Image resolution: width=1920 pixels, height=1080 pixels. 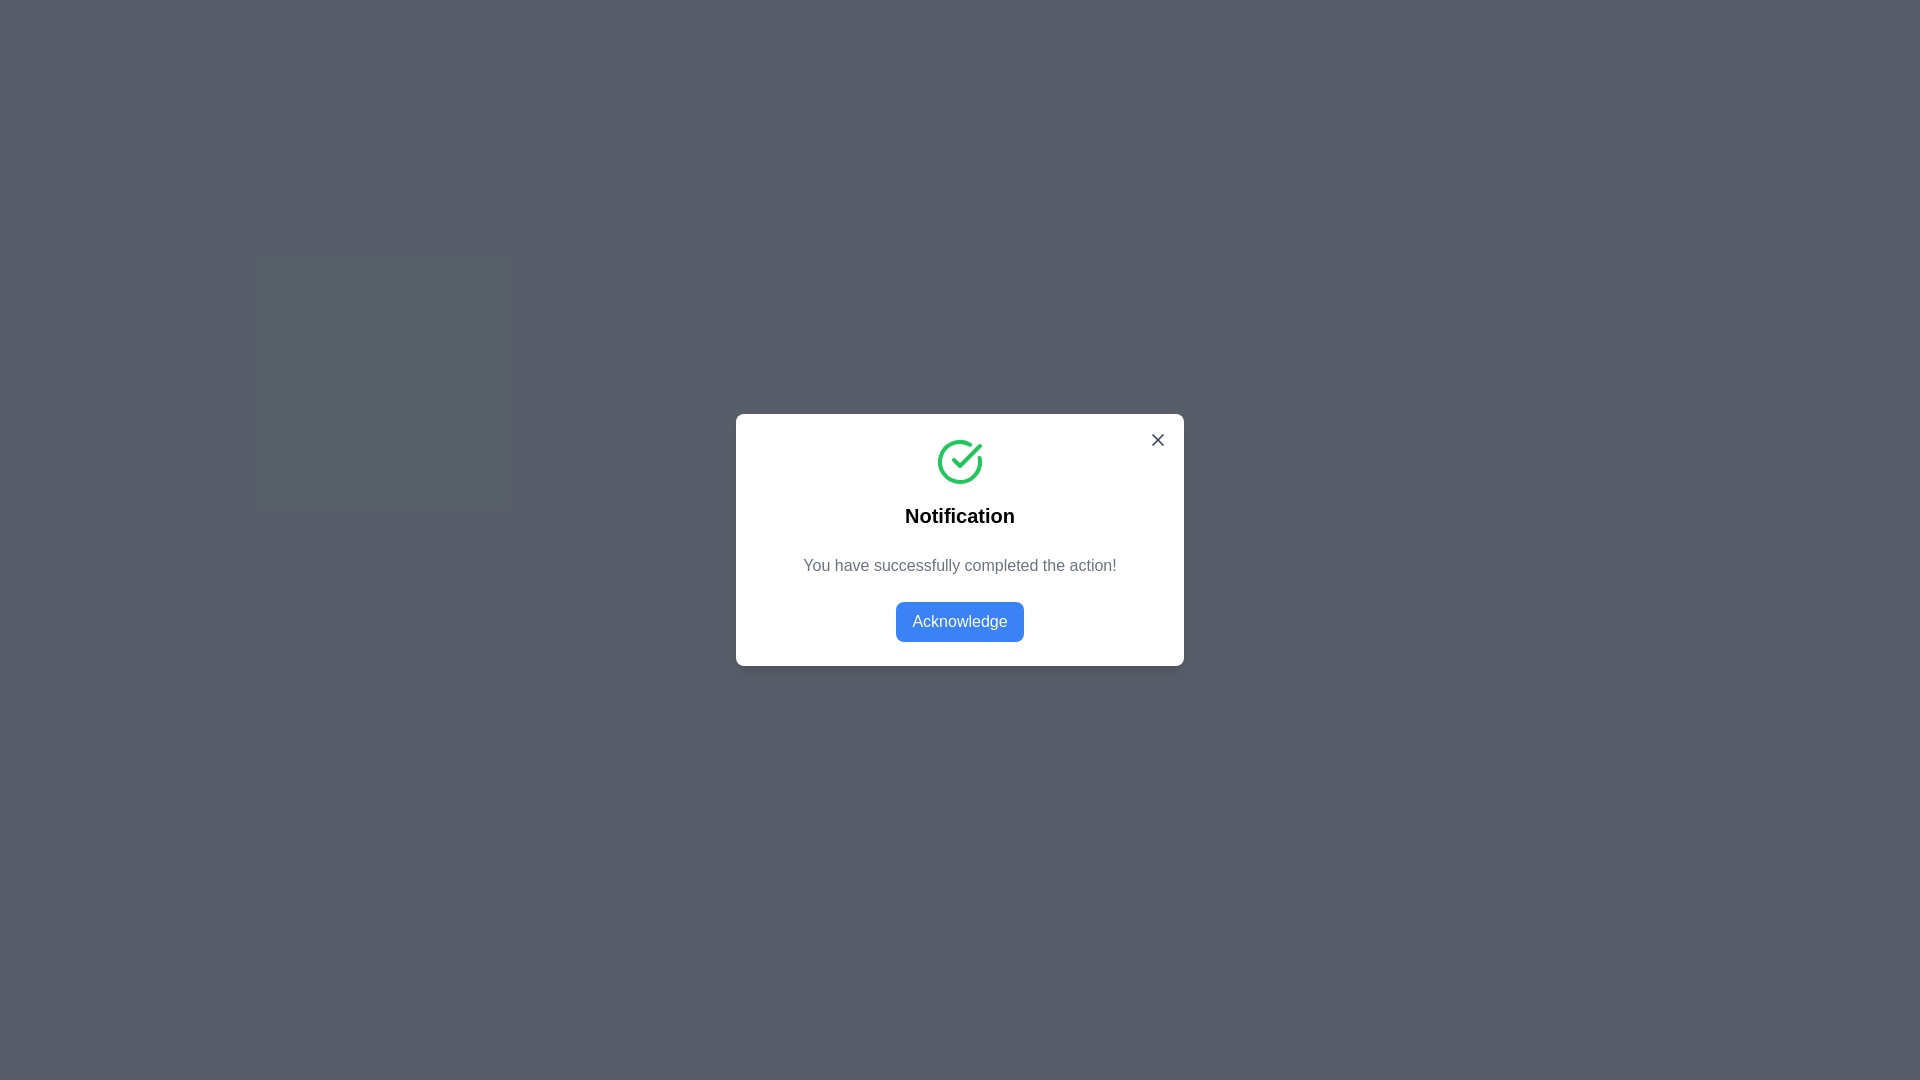 I want to click on the rectangular blue button with white text reading 'Acknowledge' located at the bottom of the modal window to acknowledge the action, so click(x=960, y=620).